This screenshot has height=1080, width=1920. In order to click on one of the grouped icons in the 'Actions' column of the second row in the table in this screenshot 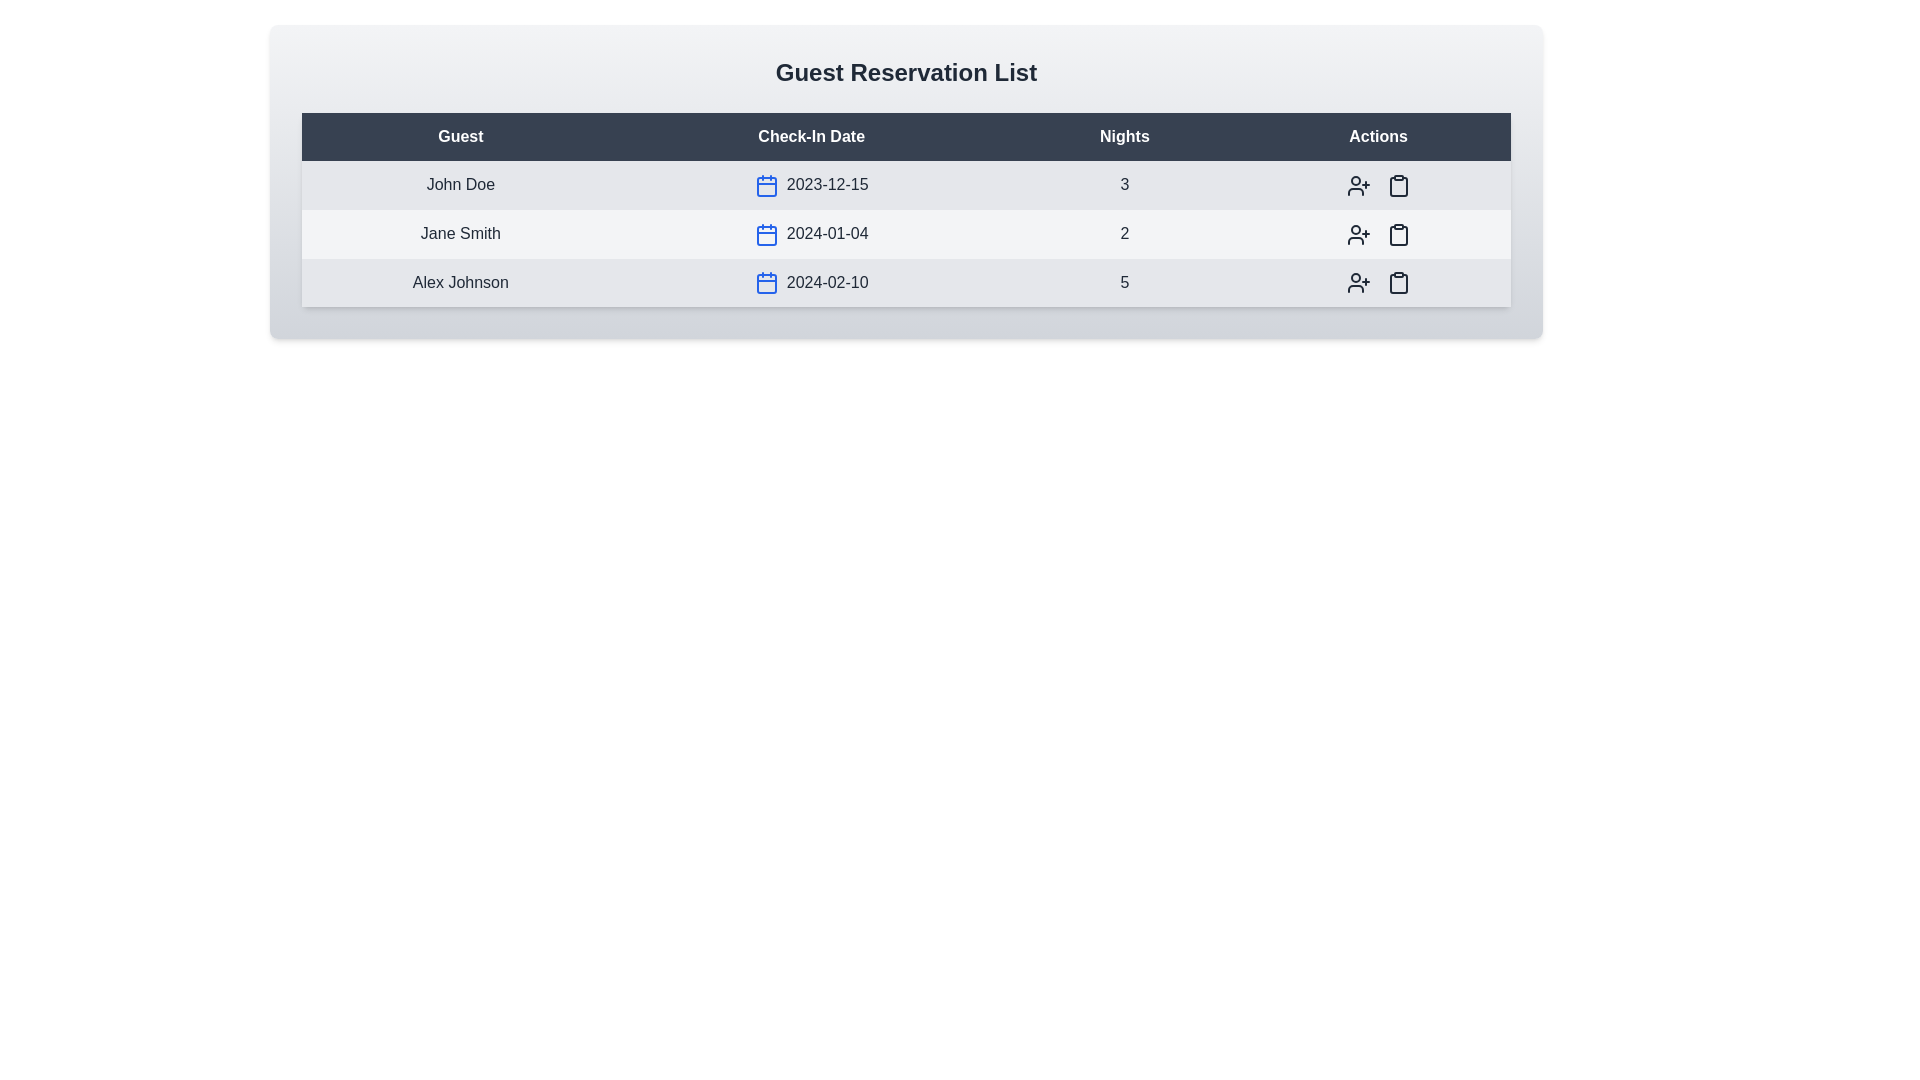, I will do `click(1376, 233)`.